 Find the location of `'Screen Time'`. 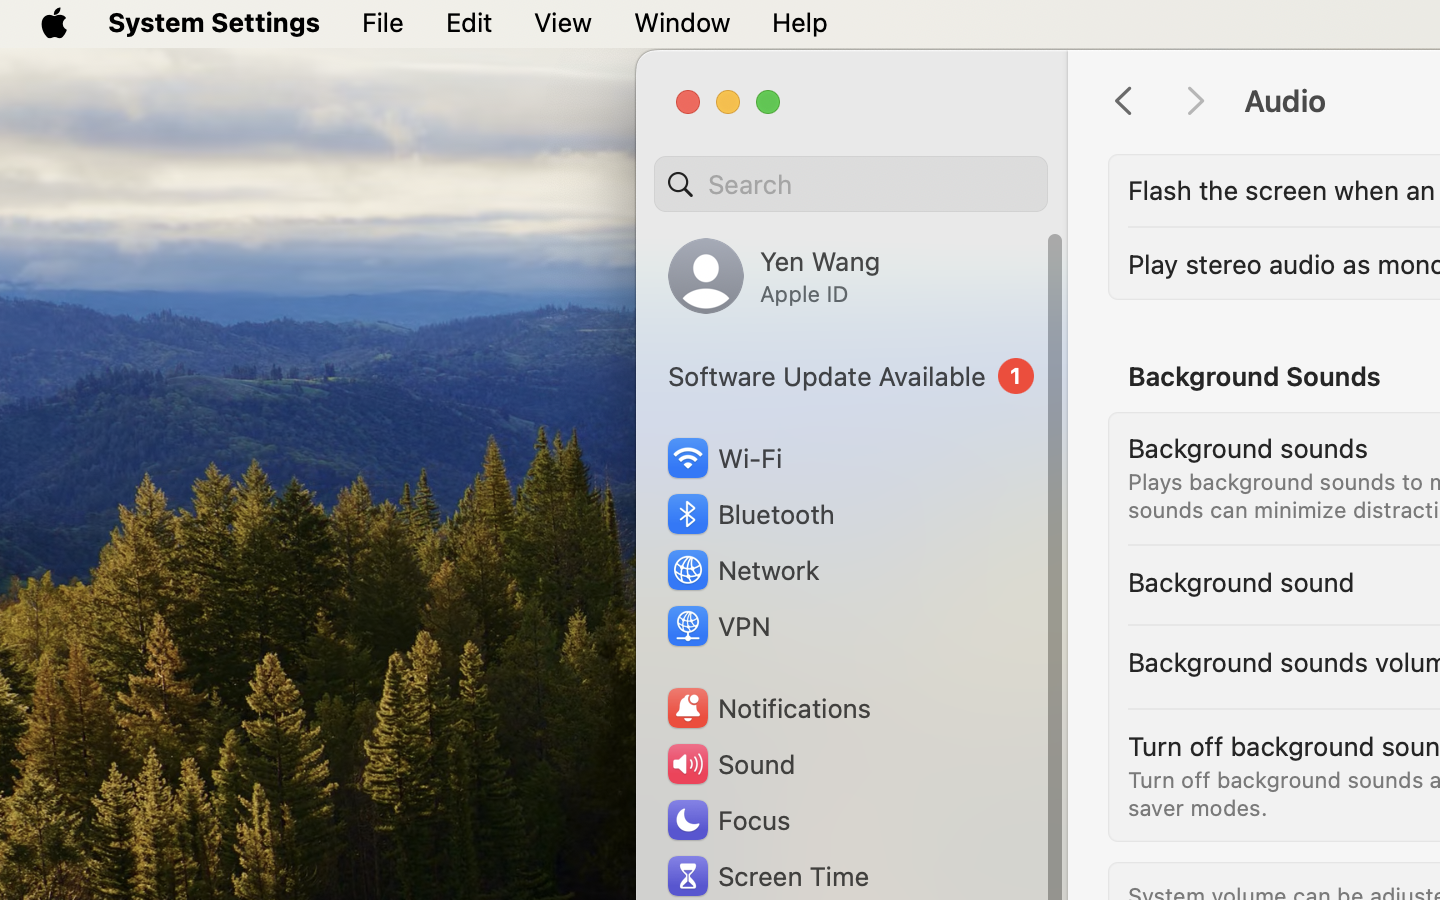

'Screen Time' is located at coordinates (765, 875).